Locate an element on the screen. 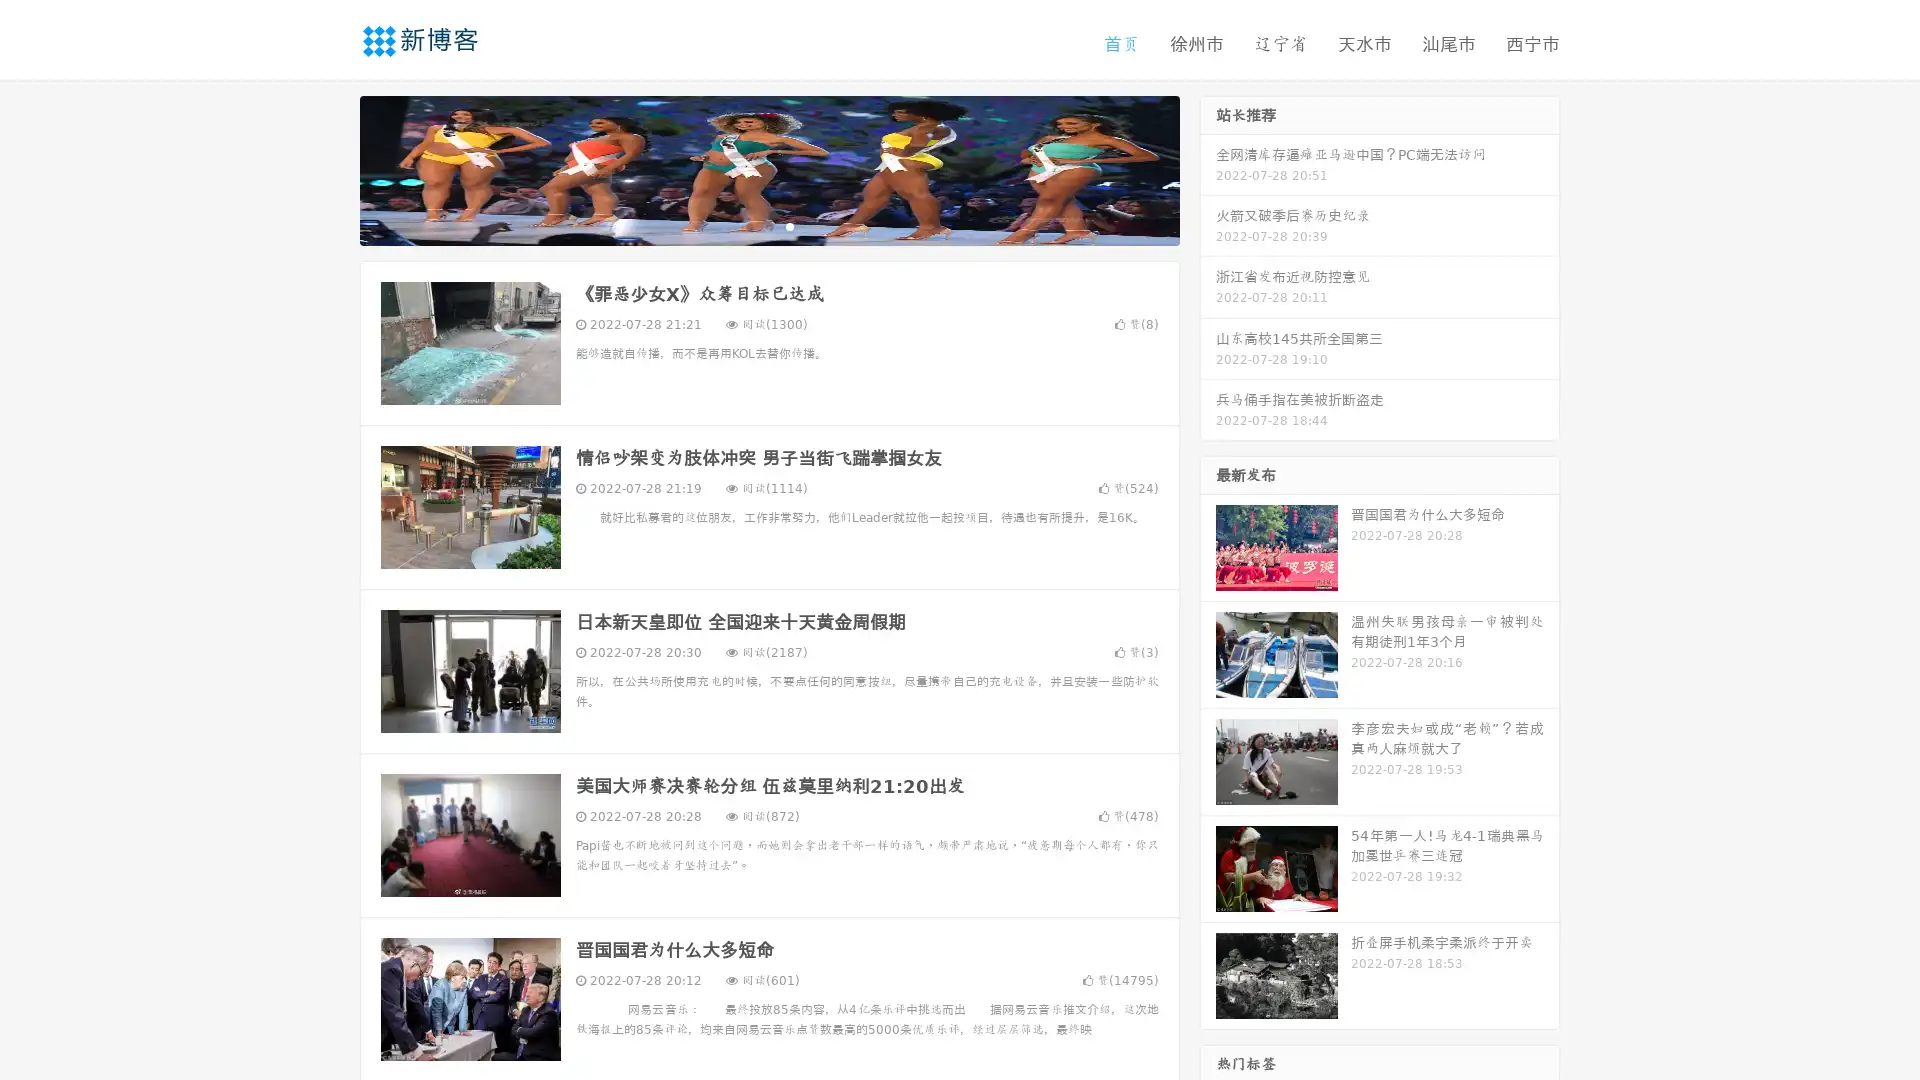  Go to slide 1 is located at coordinates (748, 225).